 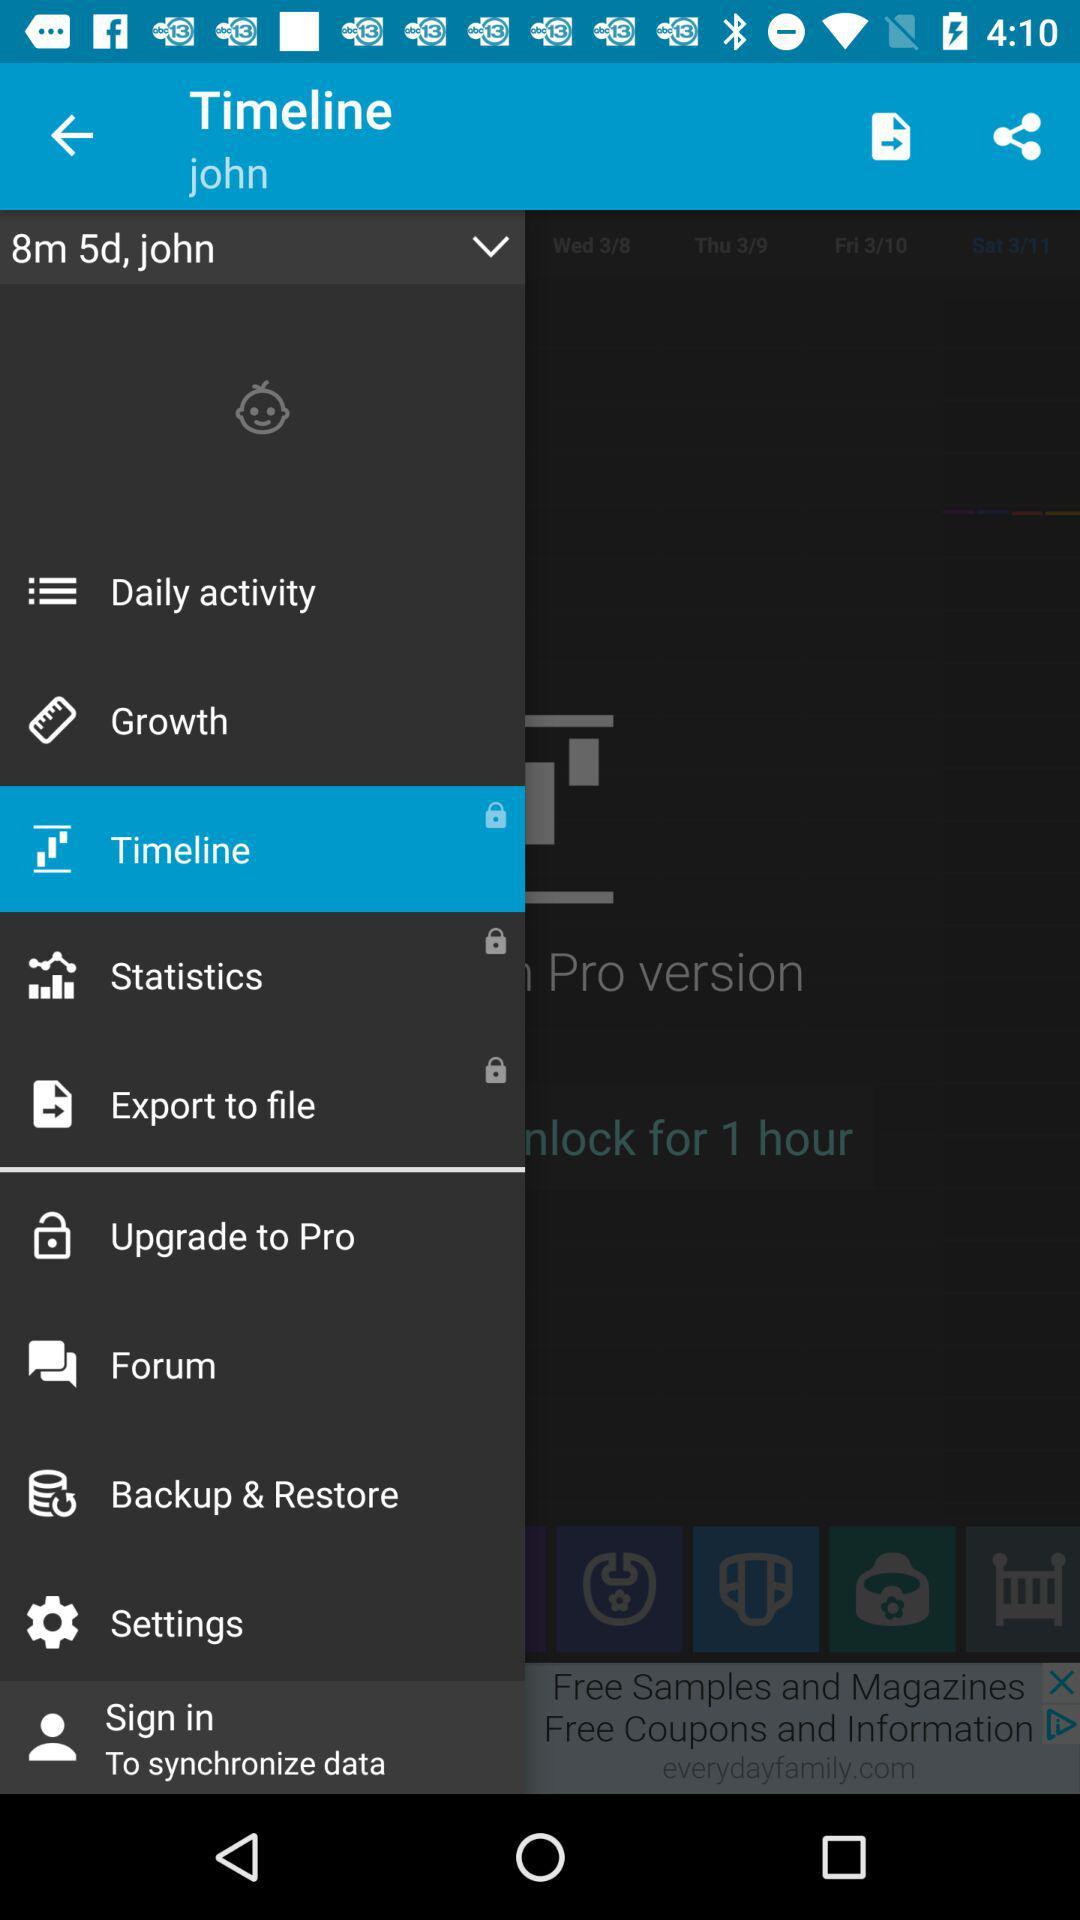 I want to click on the second lock icon, so click(x=495, y=939).